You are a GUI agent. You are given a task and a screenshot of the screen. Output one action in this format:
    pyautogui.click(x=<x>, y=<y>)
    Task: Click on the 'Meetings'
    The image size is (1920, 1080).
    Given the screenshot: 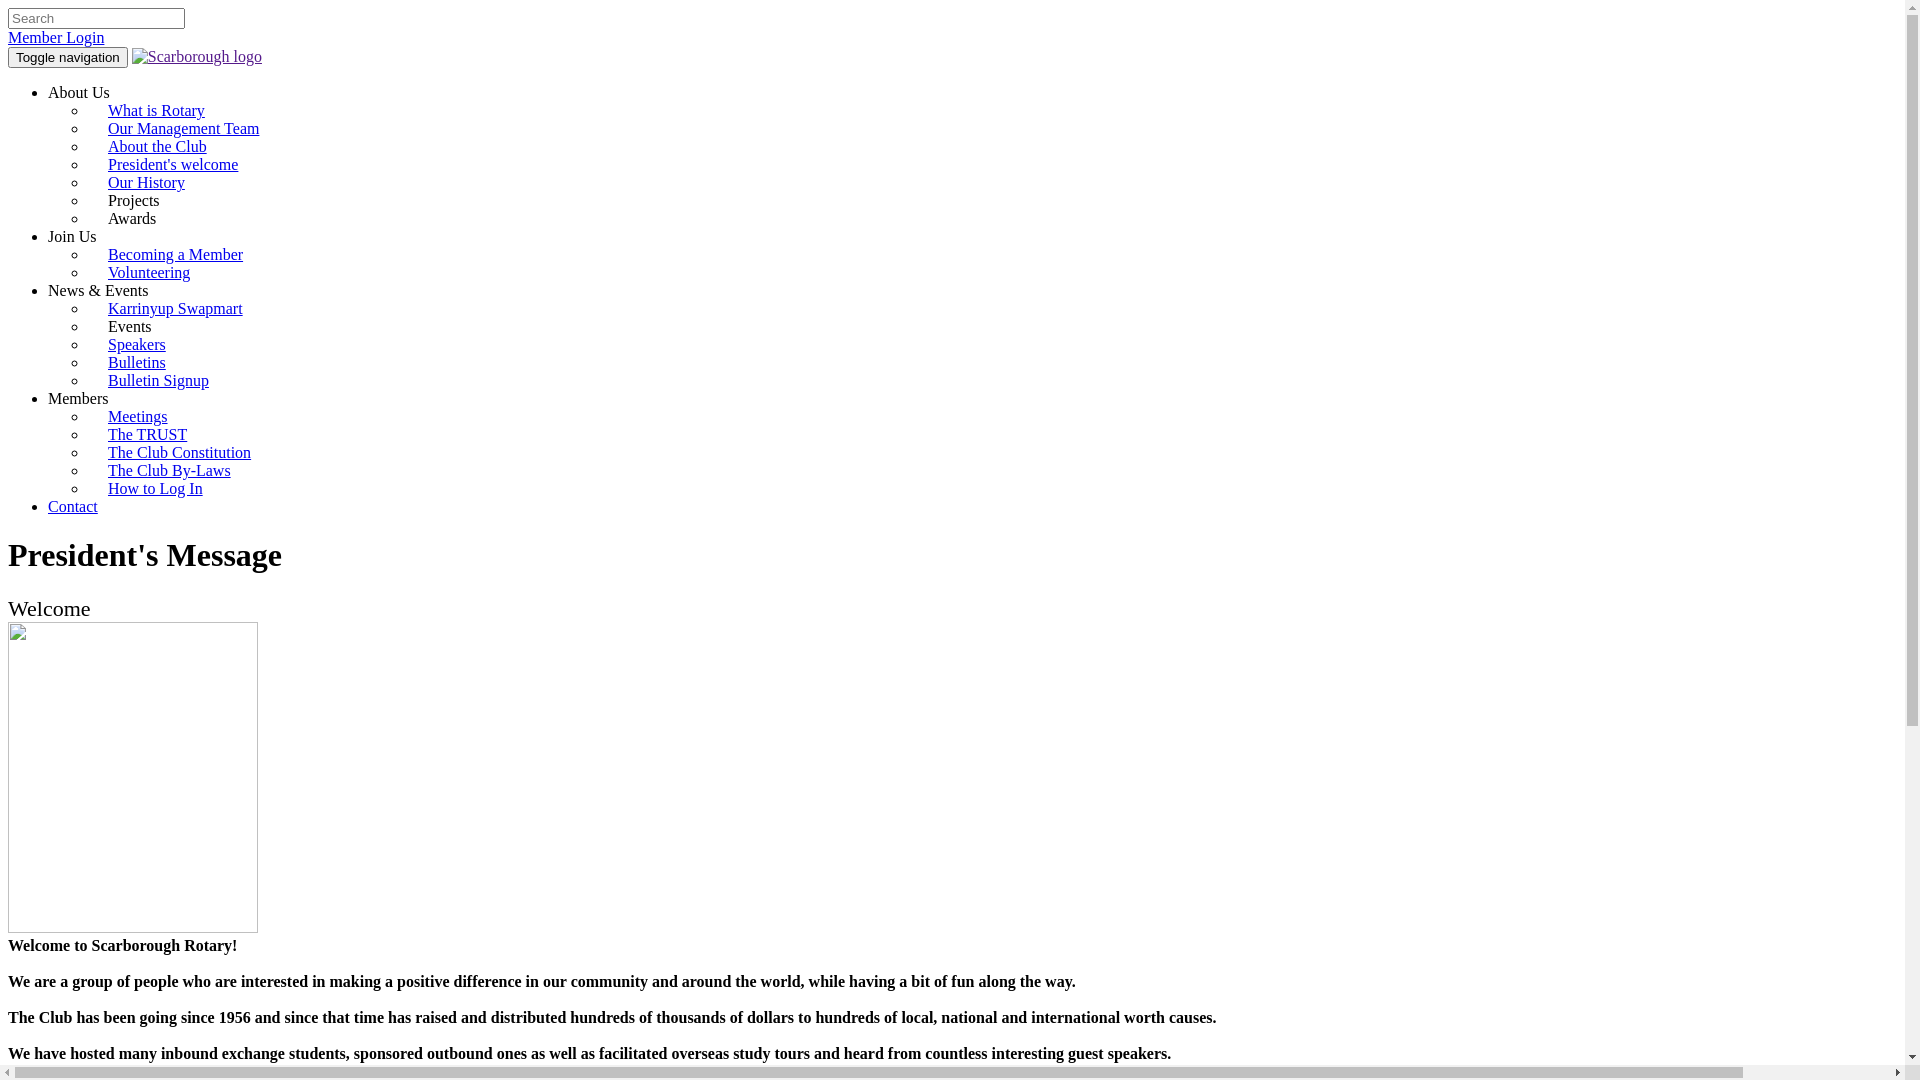 What is the action you would take?
    pyautogui.click(x=137, y=415)
    